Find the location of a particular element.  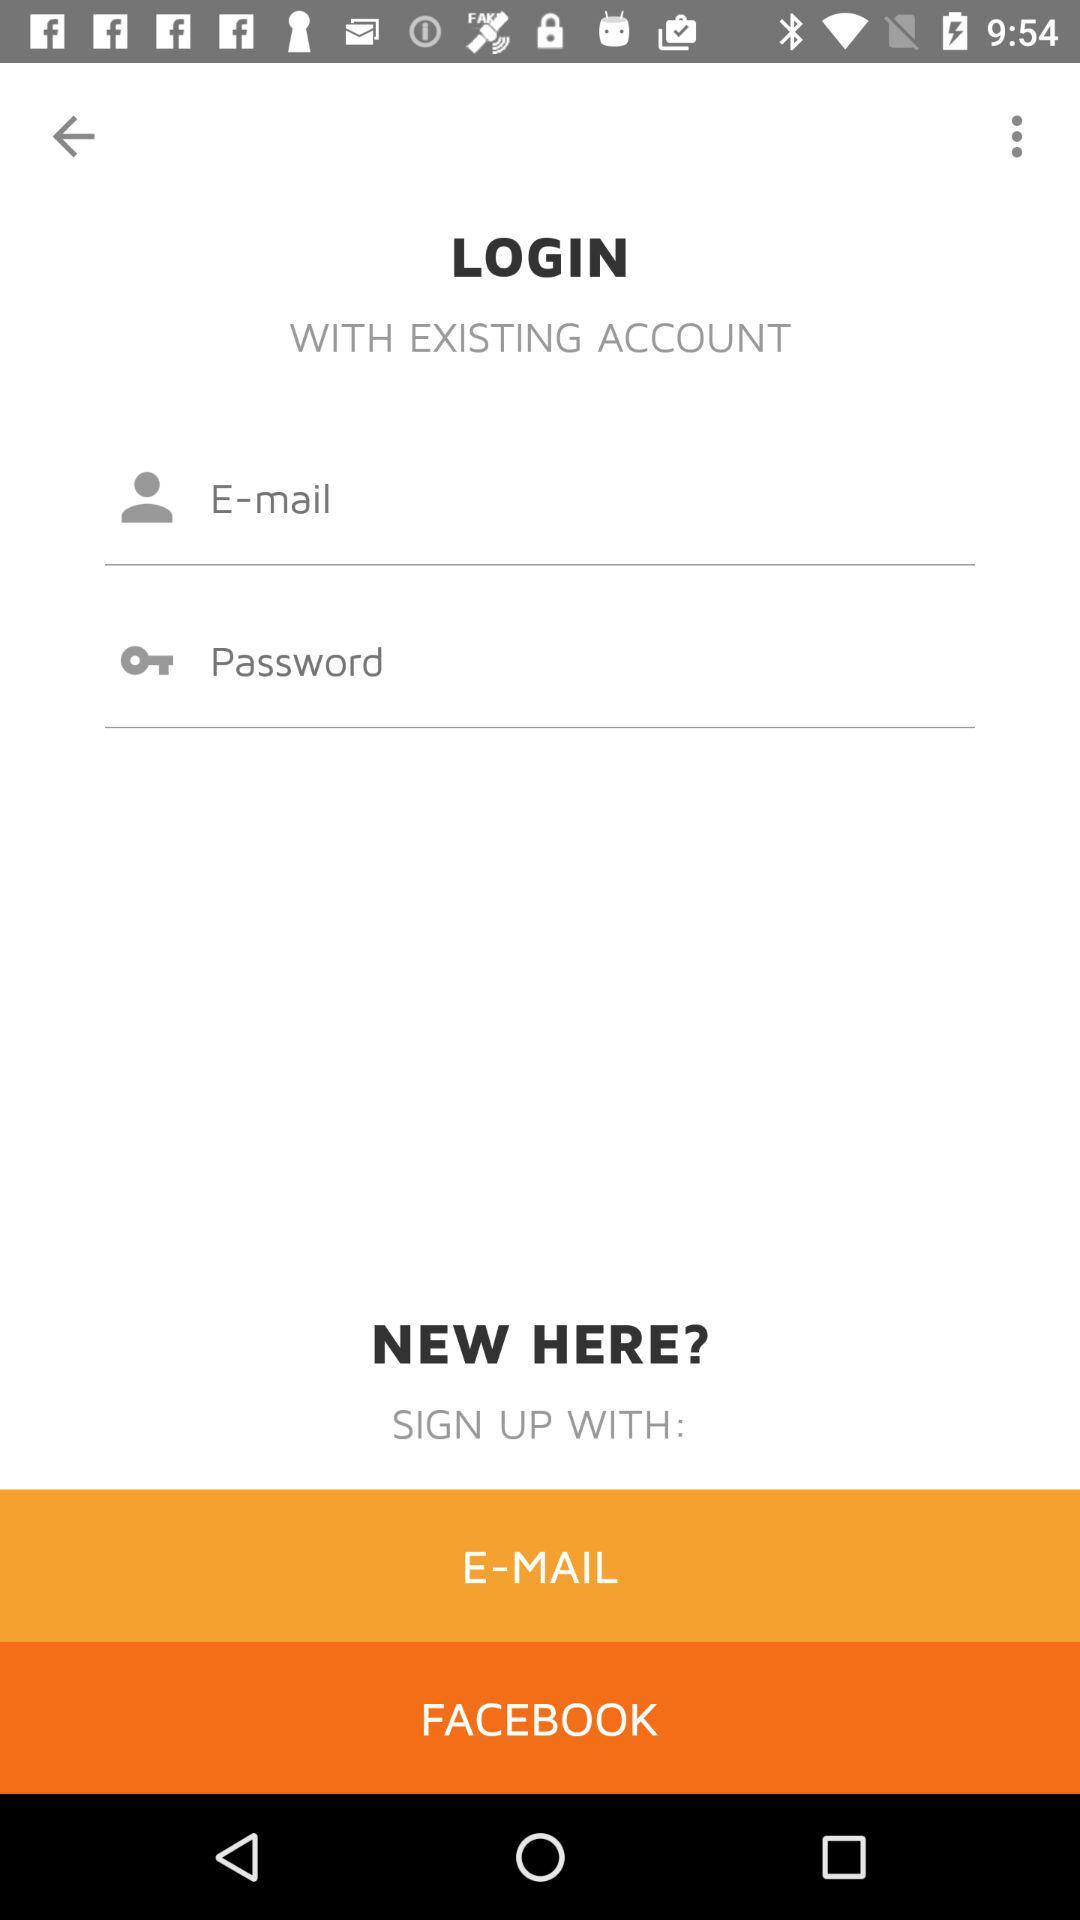

the e-mail icon is located at coordinates (540, 1564).